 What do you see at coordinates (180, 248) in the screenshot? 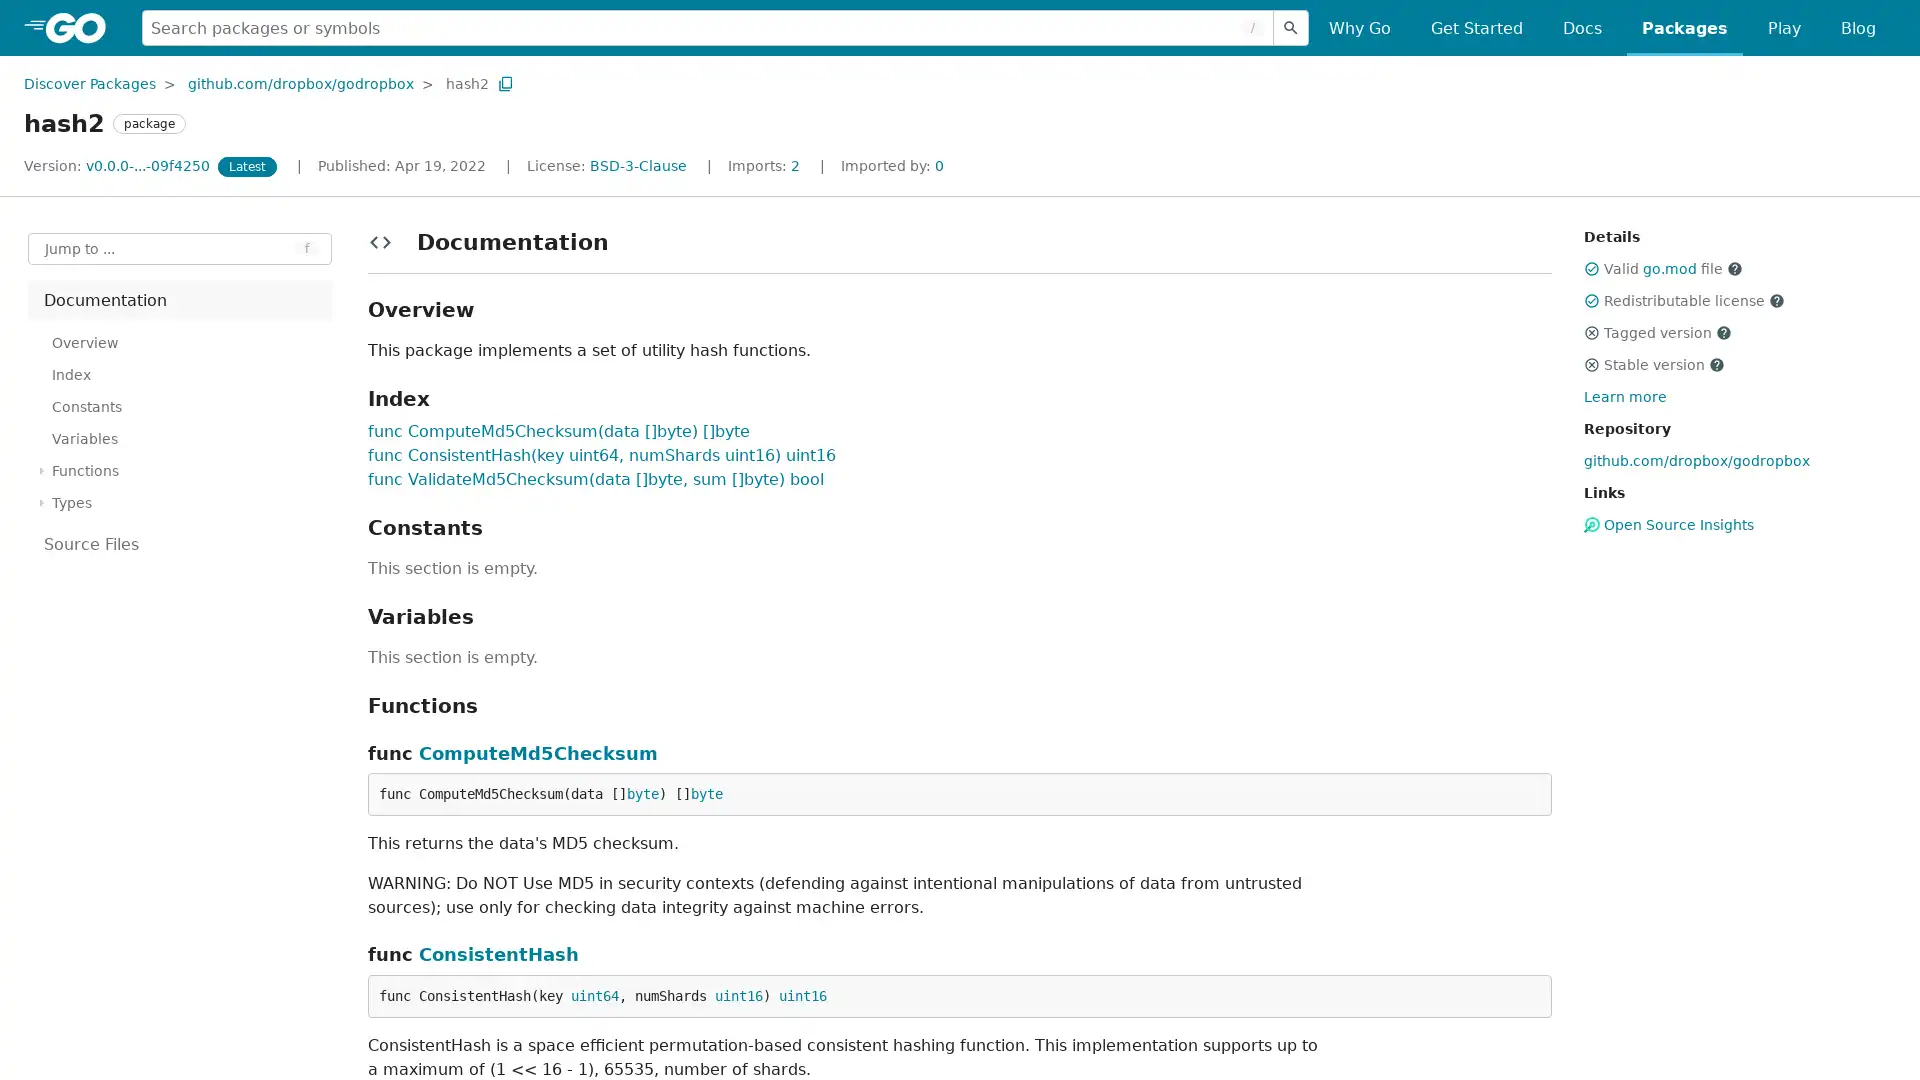
I see `Open Jump to Identifier` at bounding box center [180, 248].